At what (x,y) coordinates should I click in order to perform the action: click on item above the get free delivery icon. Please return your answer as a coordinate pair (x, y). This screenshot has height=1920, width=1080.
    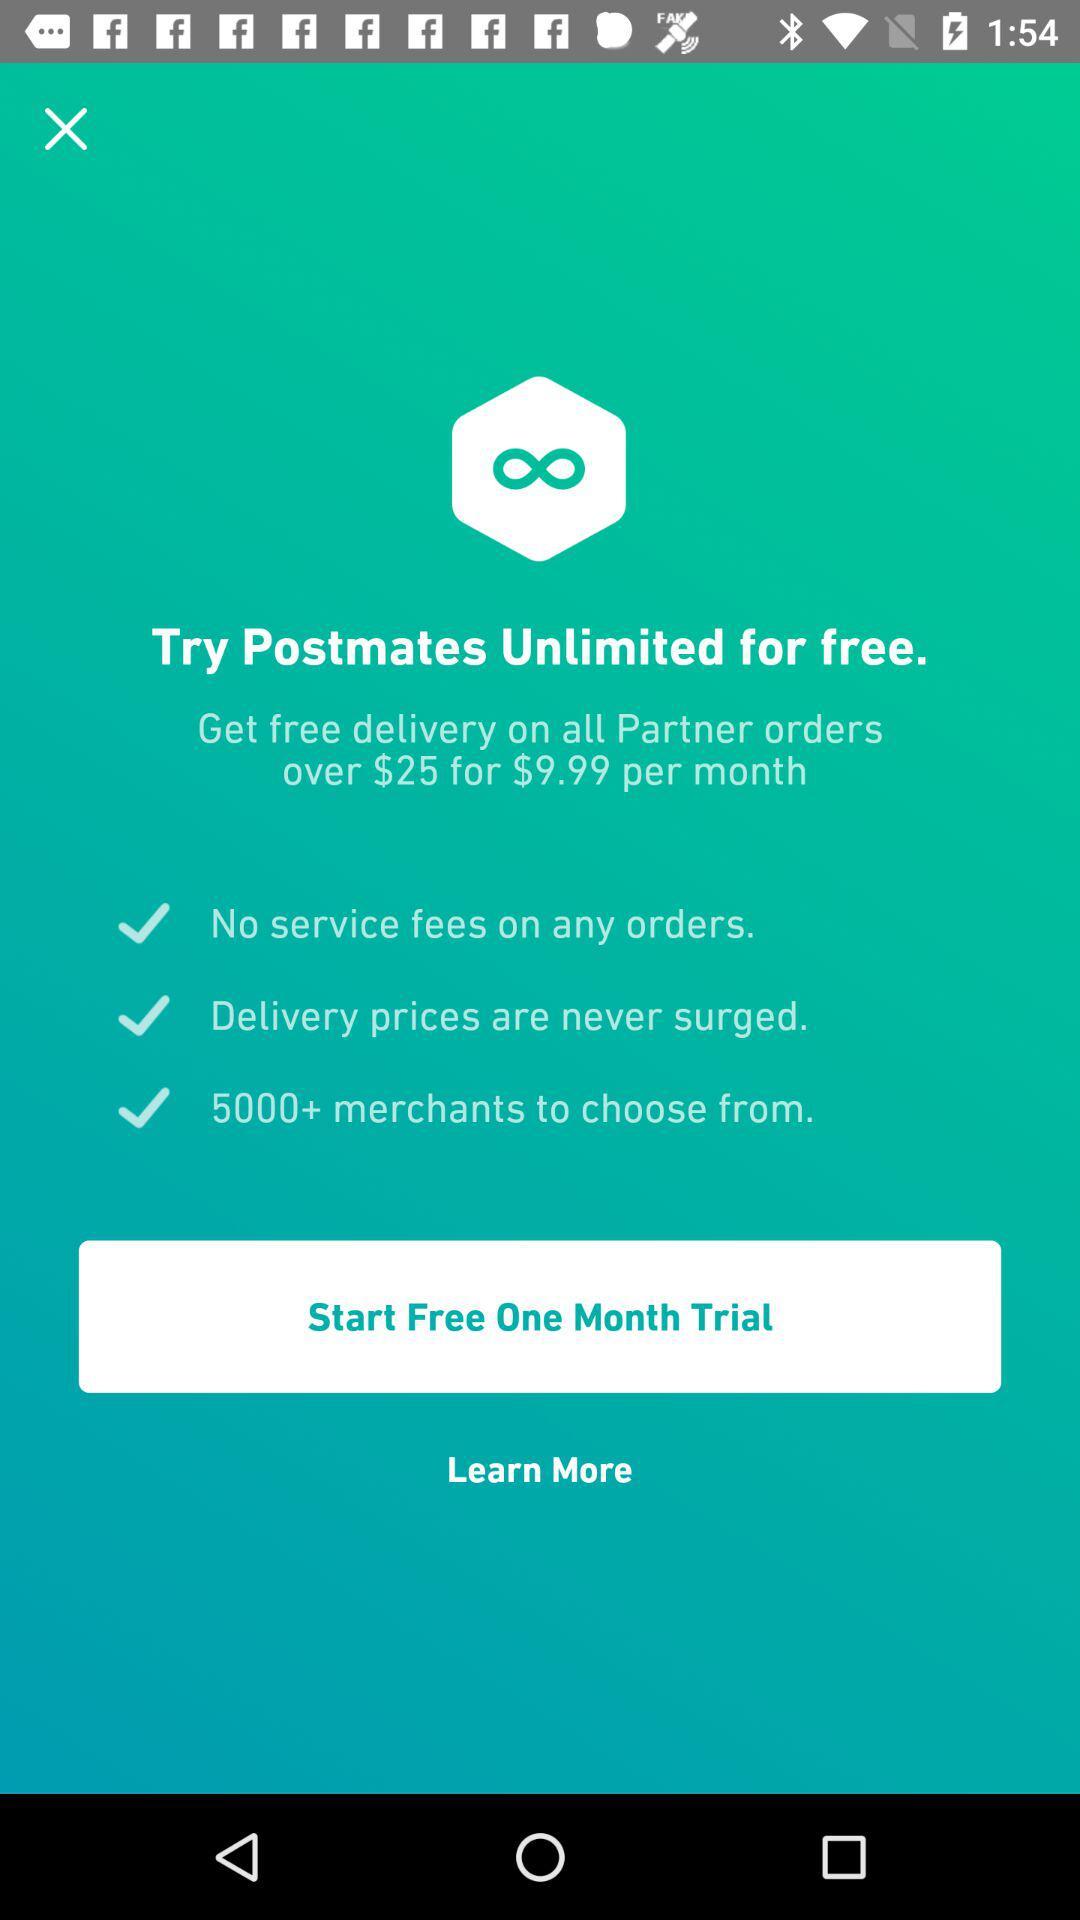
    Looking at the image, I should click on (64, 127).